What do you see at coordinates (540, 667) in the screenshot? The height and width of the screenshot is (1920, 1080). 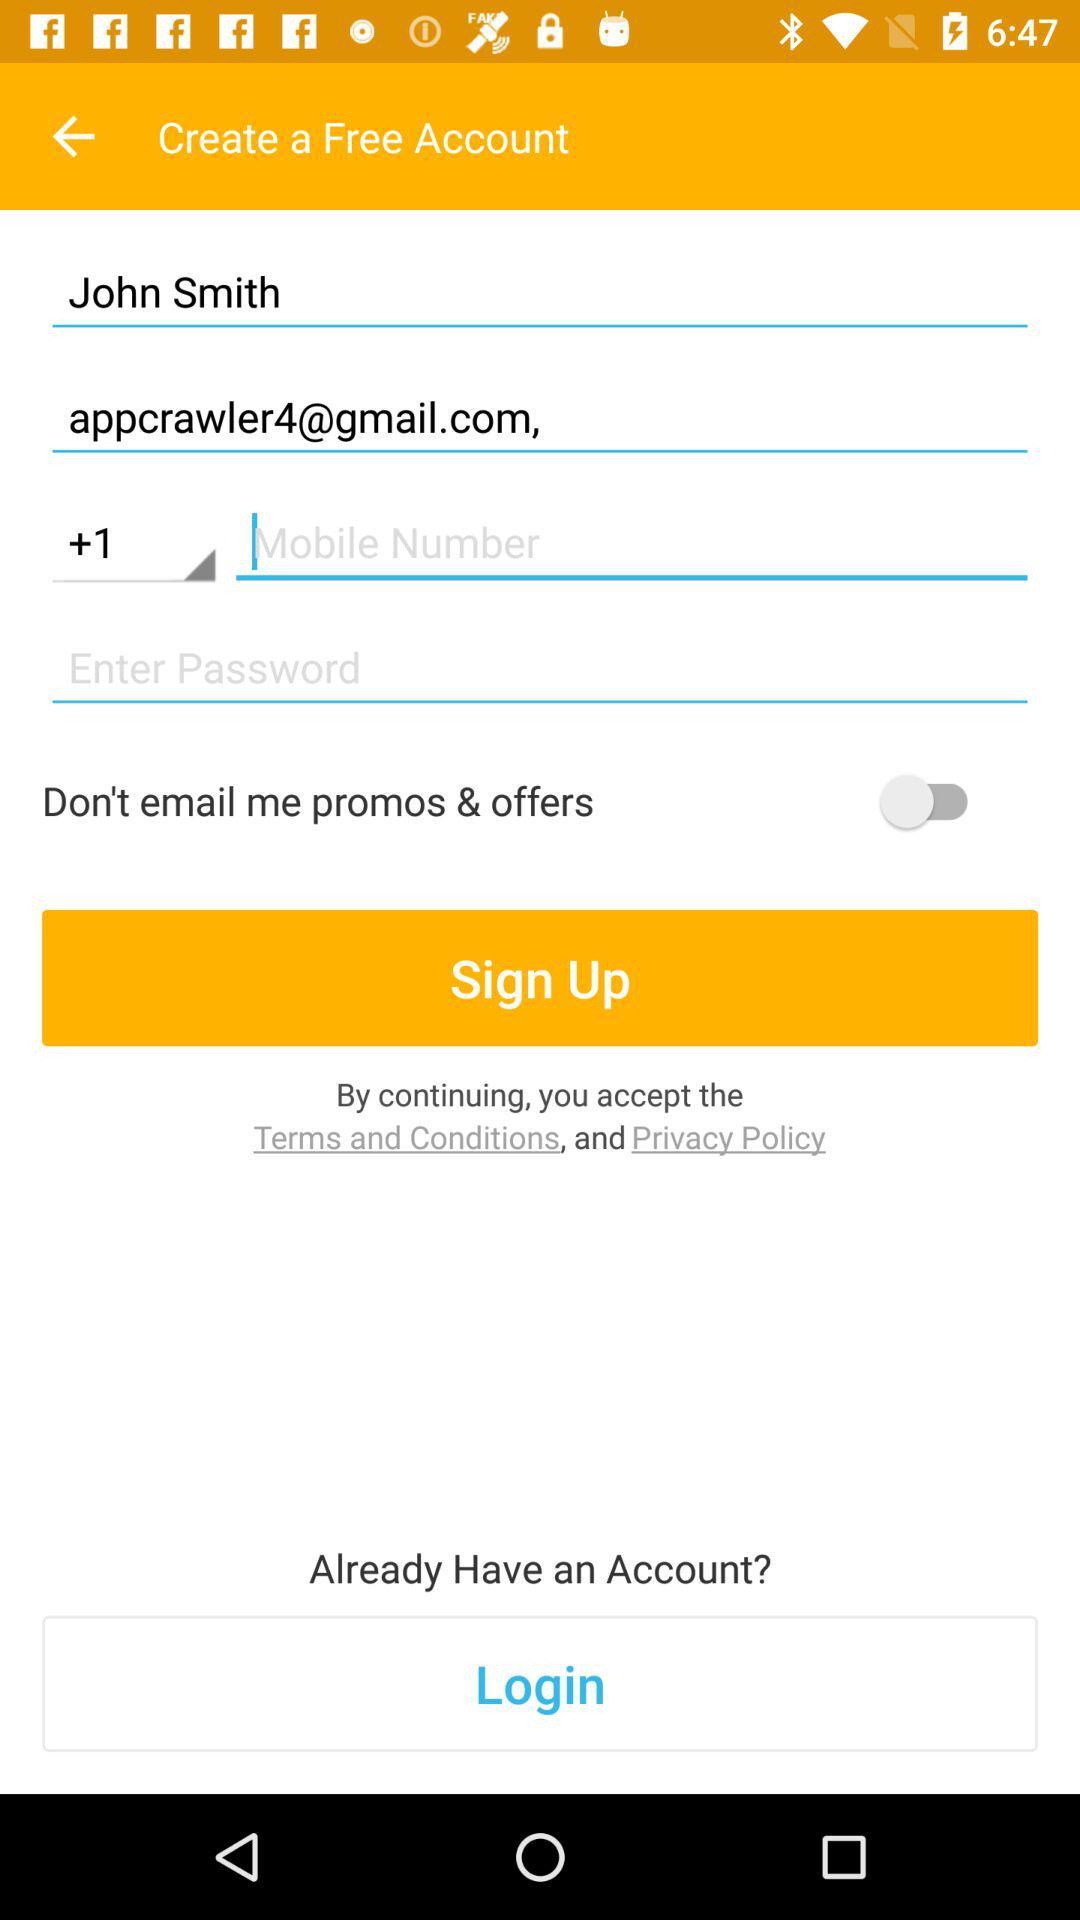 I see `password line` at bounding box center [540, 667].